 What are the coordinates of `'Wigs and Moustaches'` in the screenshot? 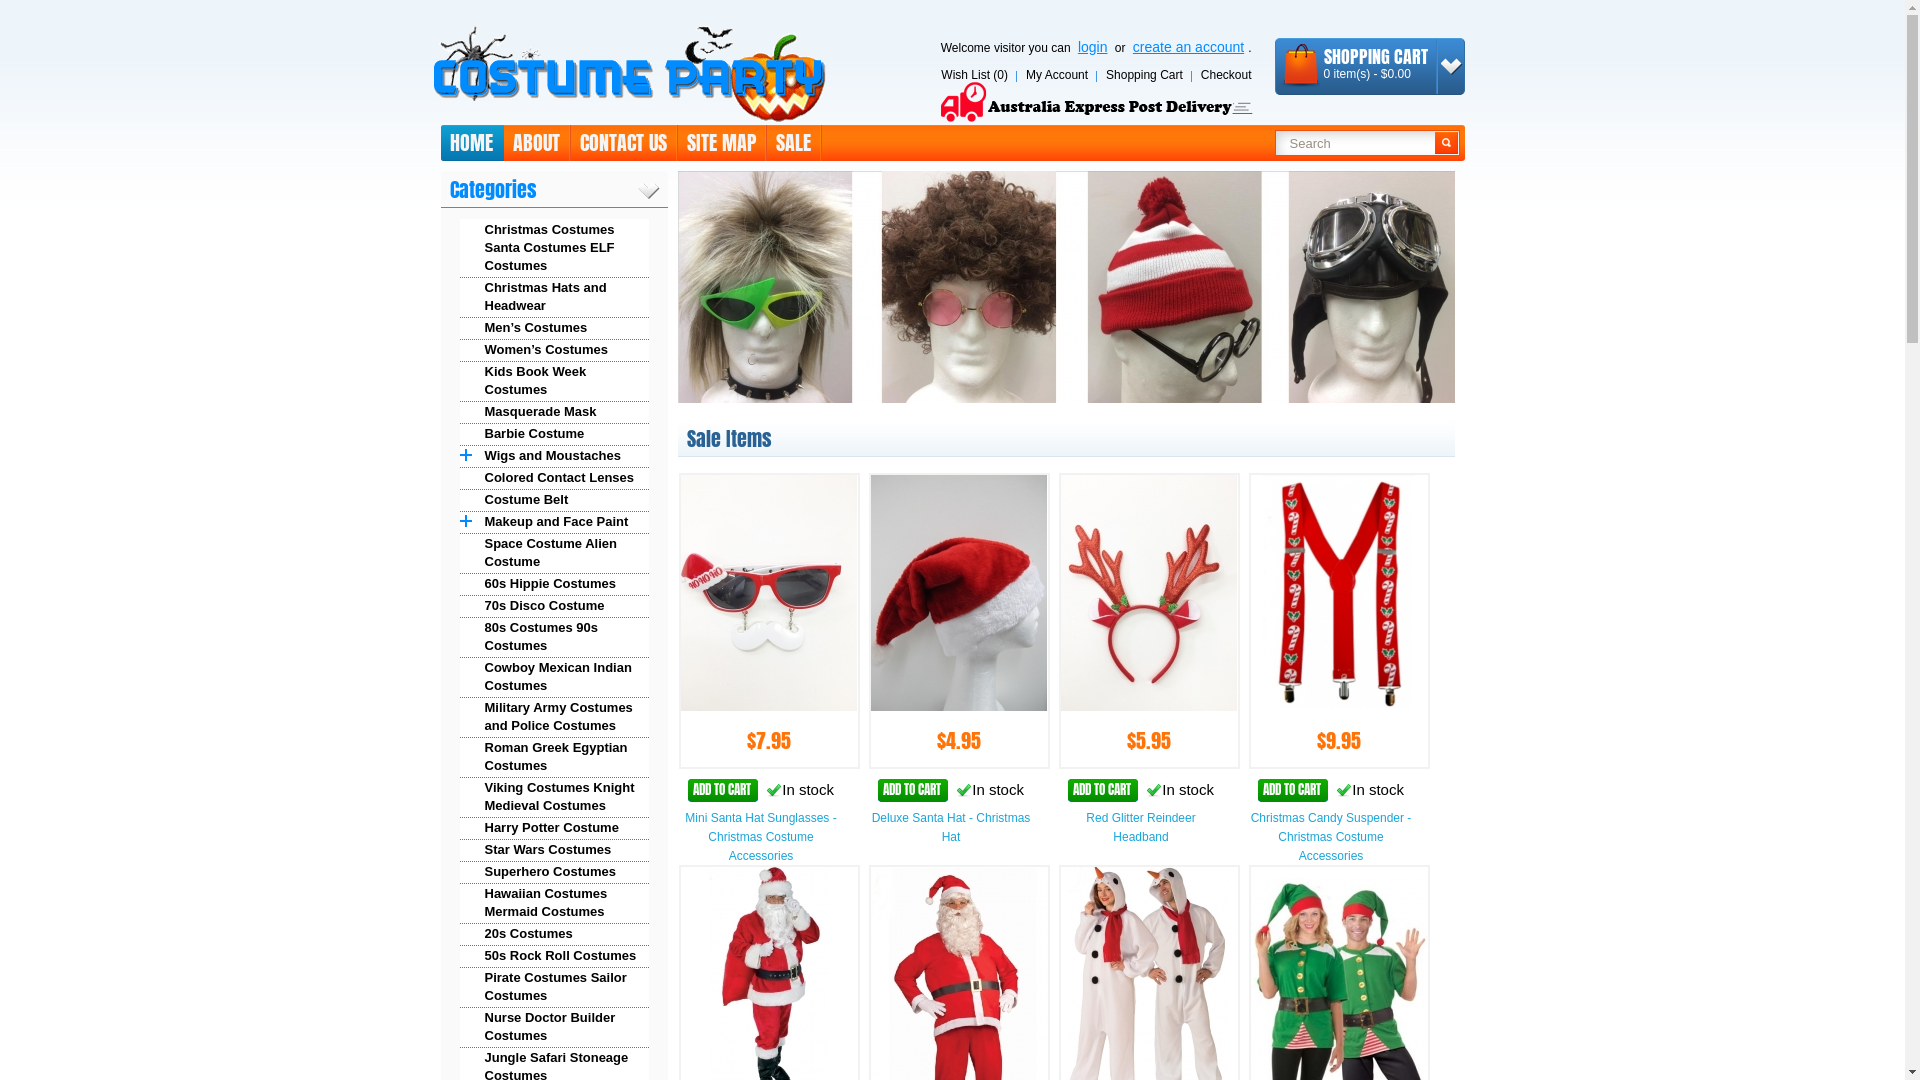 It's located at (554, 455).